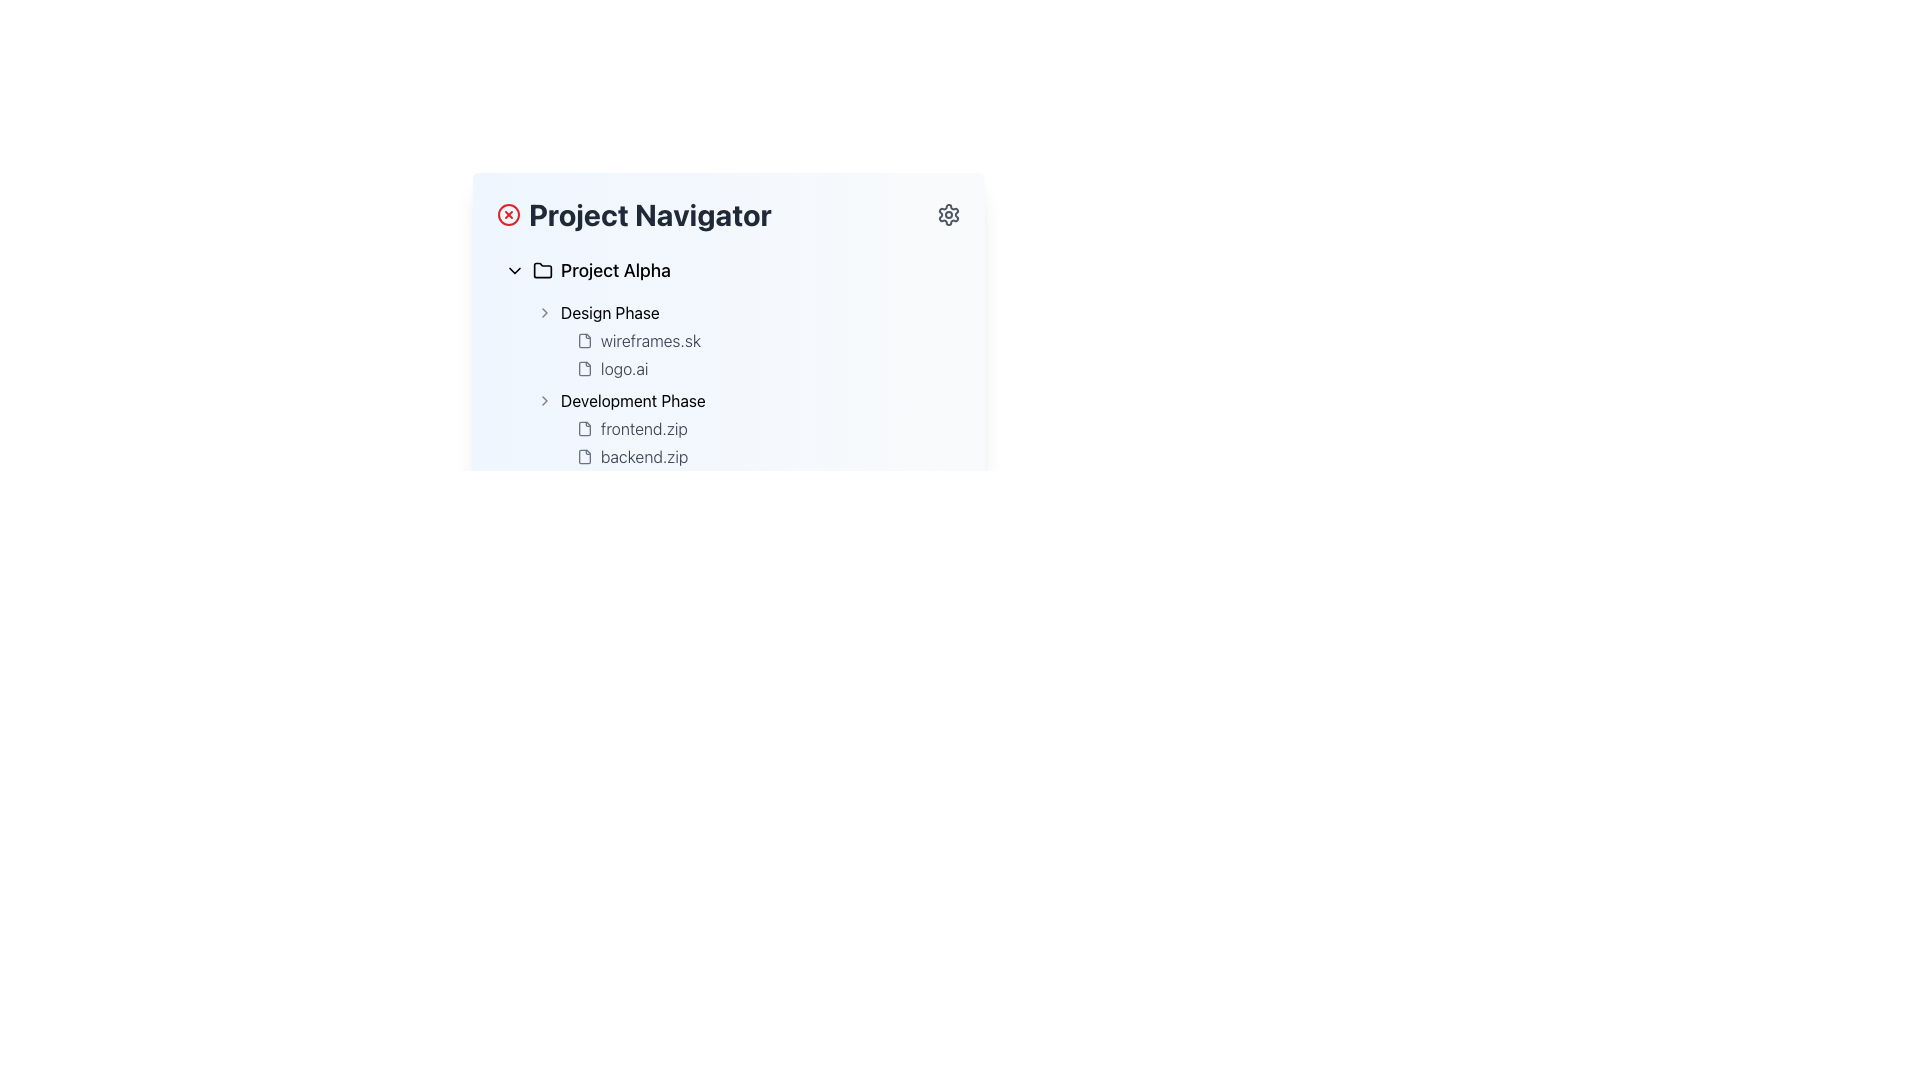 The width and height of the screenshot is (1920, 1080). What do you see at coordinates (584, 456) in the screenshot?
I see `the file icon representing 'backend.zip' located under the 'Development Phase' subsection of the 'Project Alpha' section in the 'Project Navigator'` at bounding box center [584, 456].